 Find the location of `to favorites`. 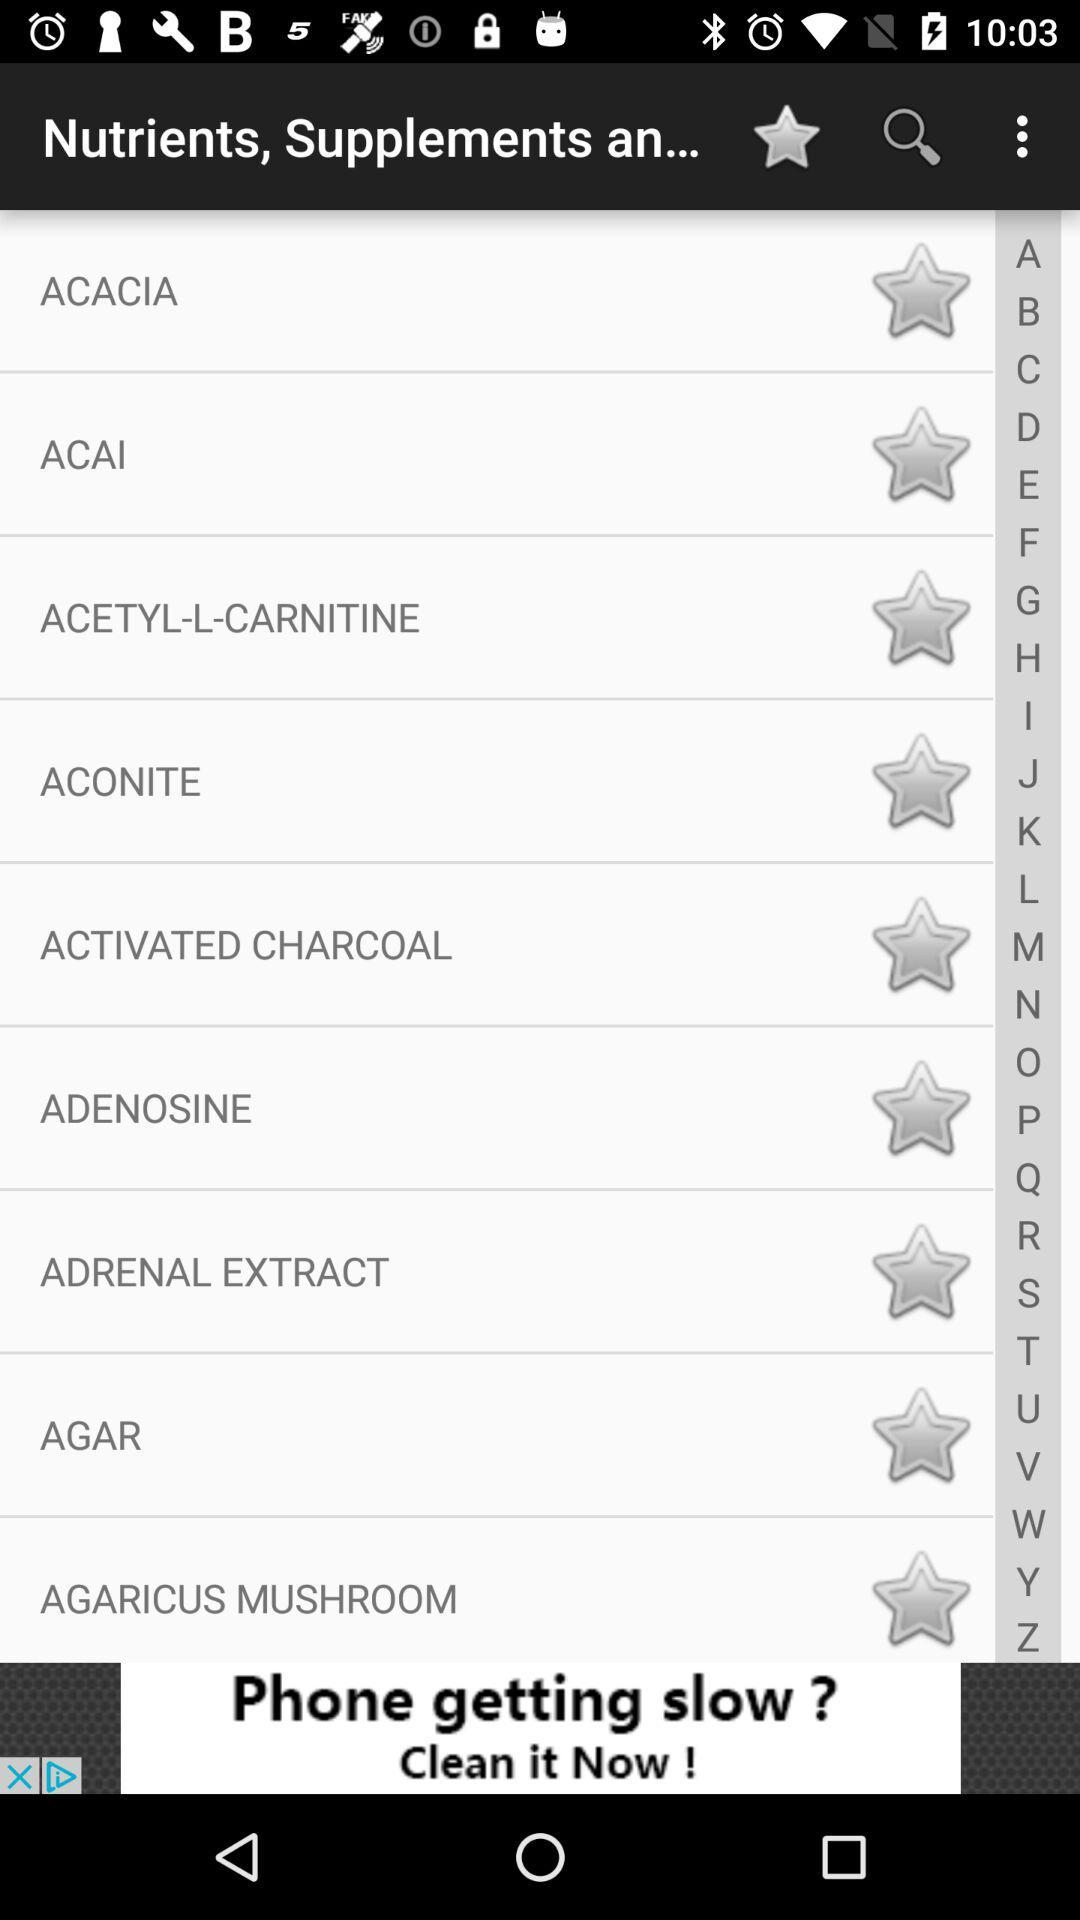

to favorites is located at coordinates (920, 616).